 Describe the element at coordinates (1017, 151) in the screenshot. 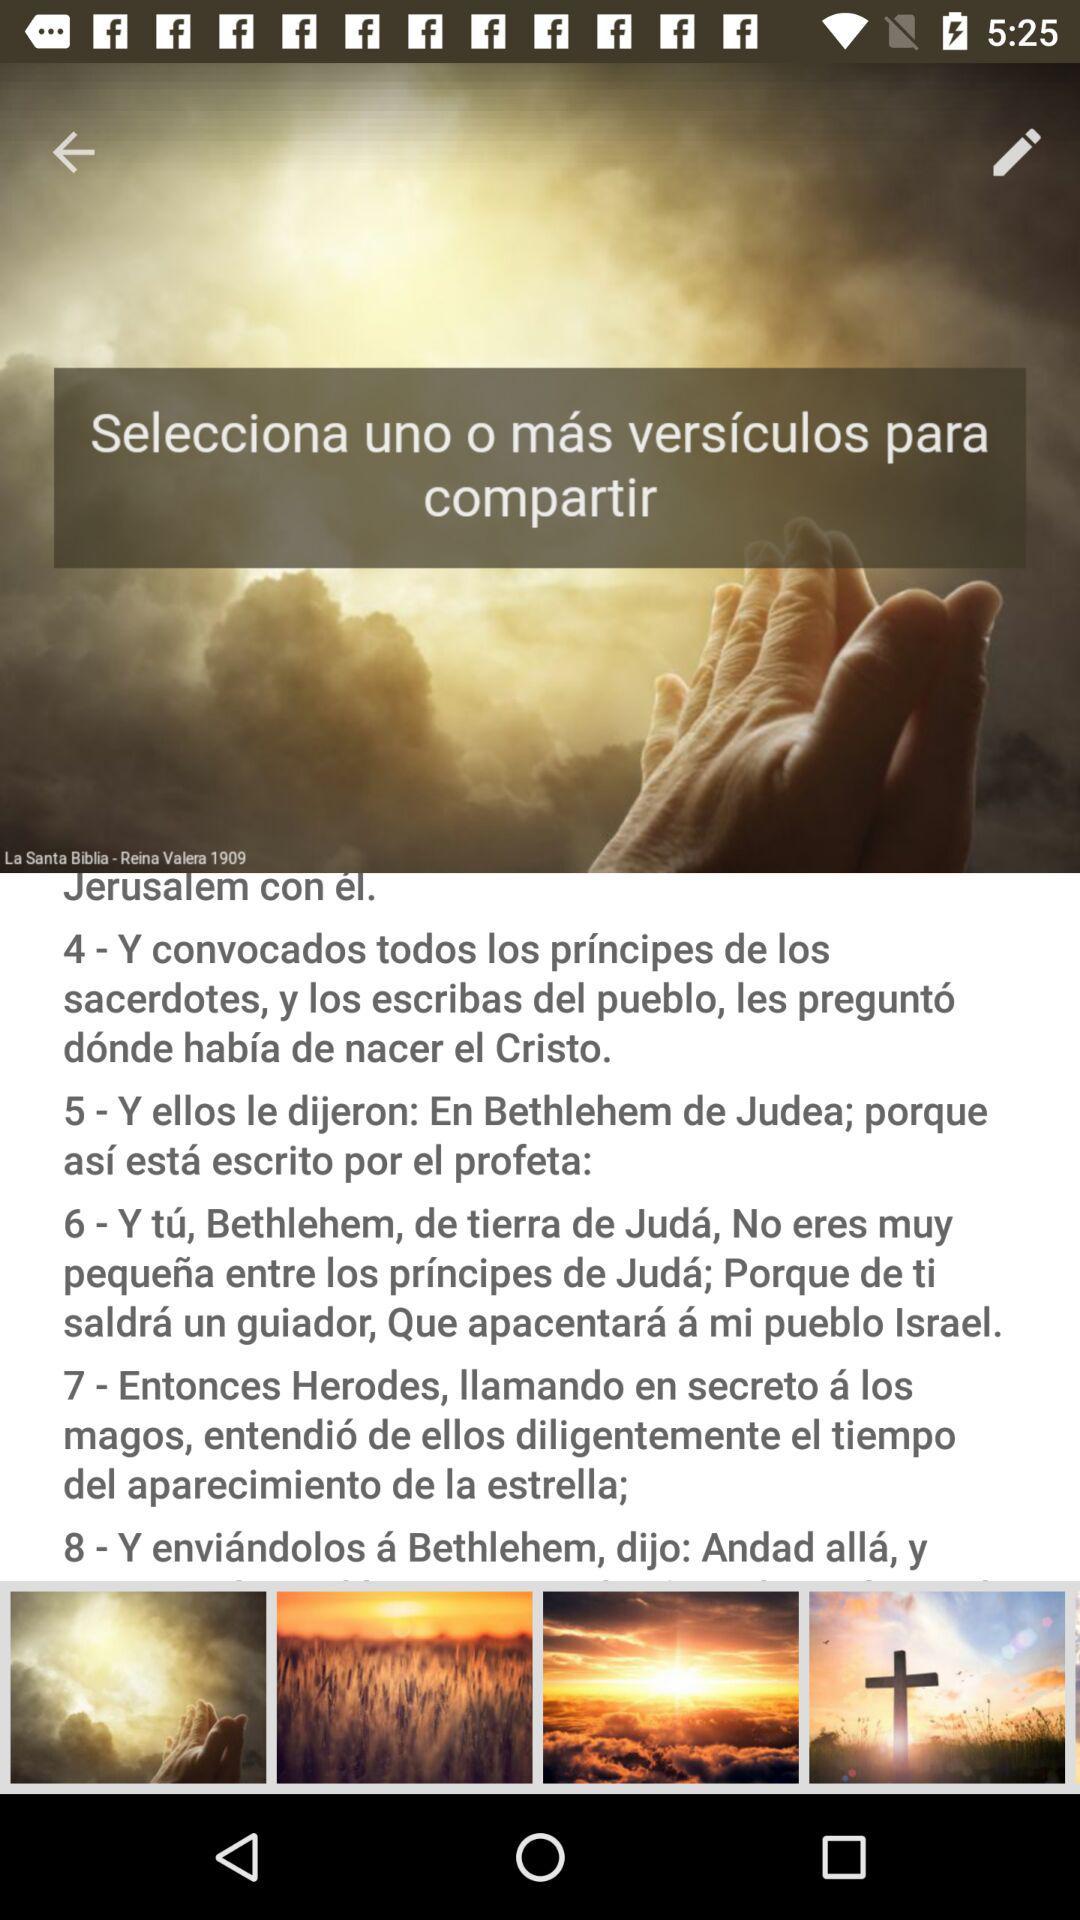

I see `the pencil icon below 525` at that location.